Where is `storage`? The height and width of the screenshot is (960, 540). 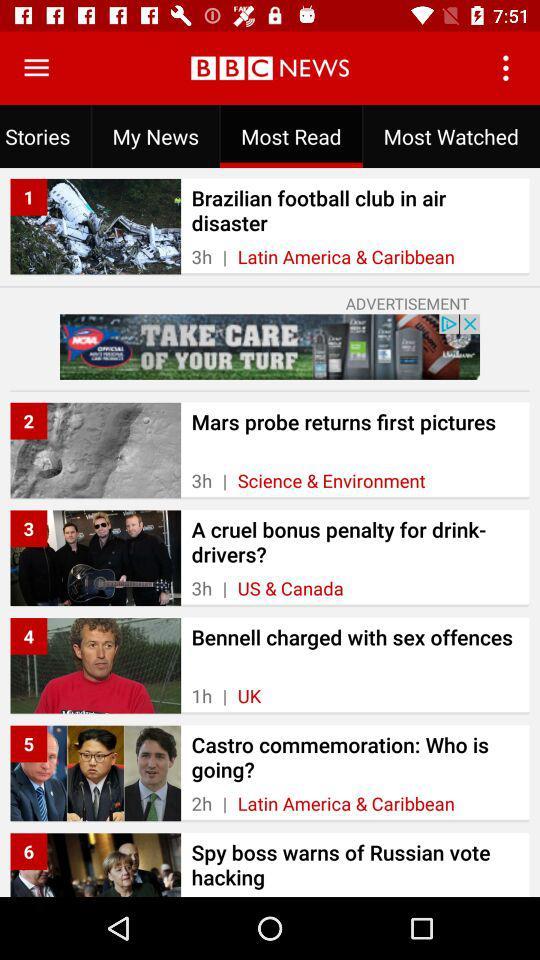
storage is located at coordinates (36, 68).